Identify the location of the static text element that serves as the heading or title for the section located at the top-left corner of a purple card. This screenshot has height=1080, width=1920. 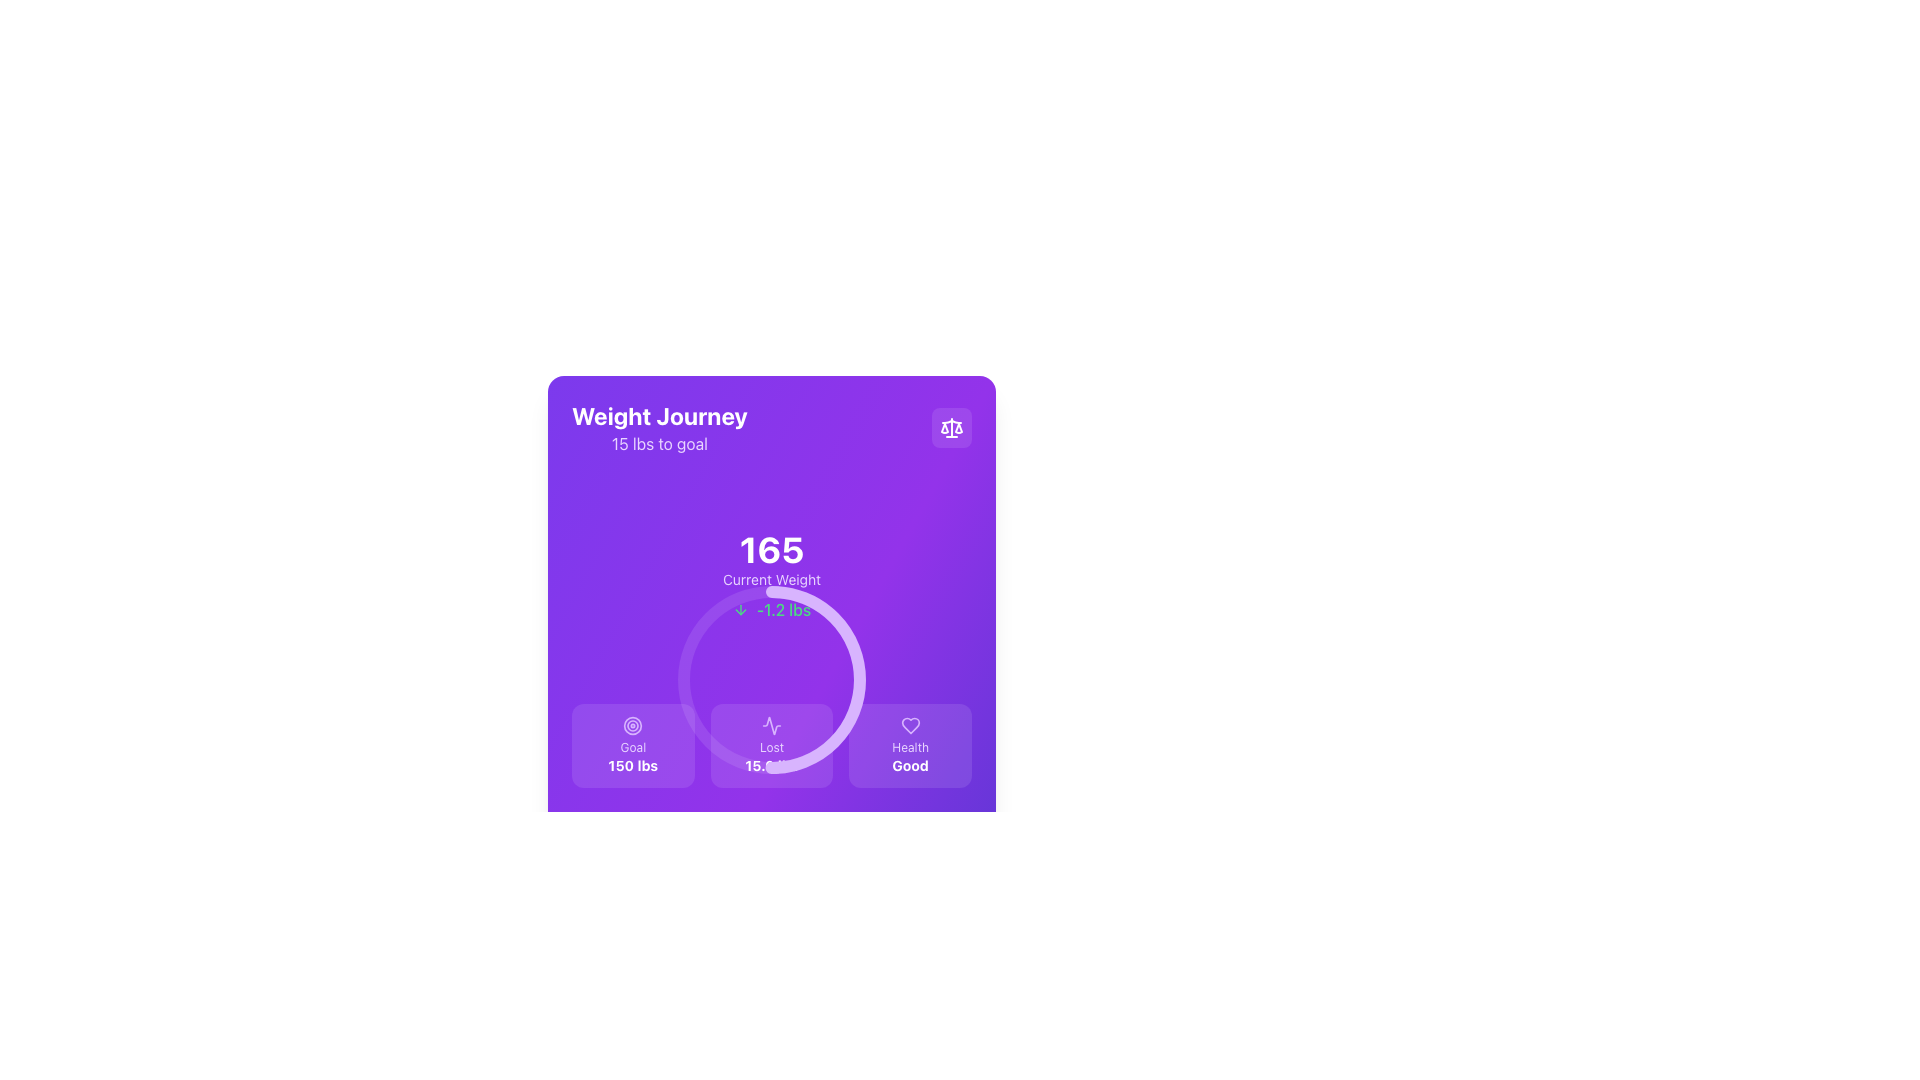
(659, 415).